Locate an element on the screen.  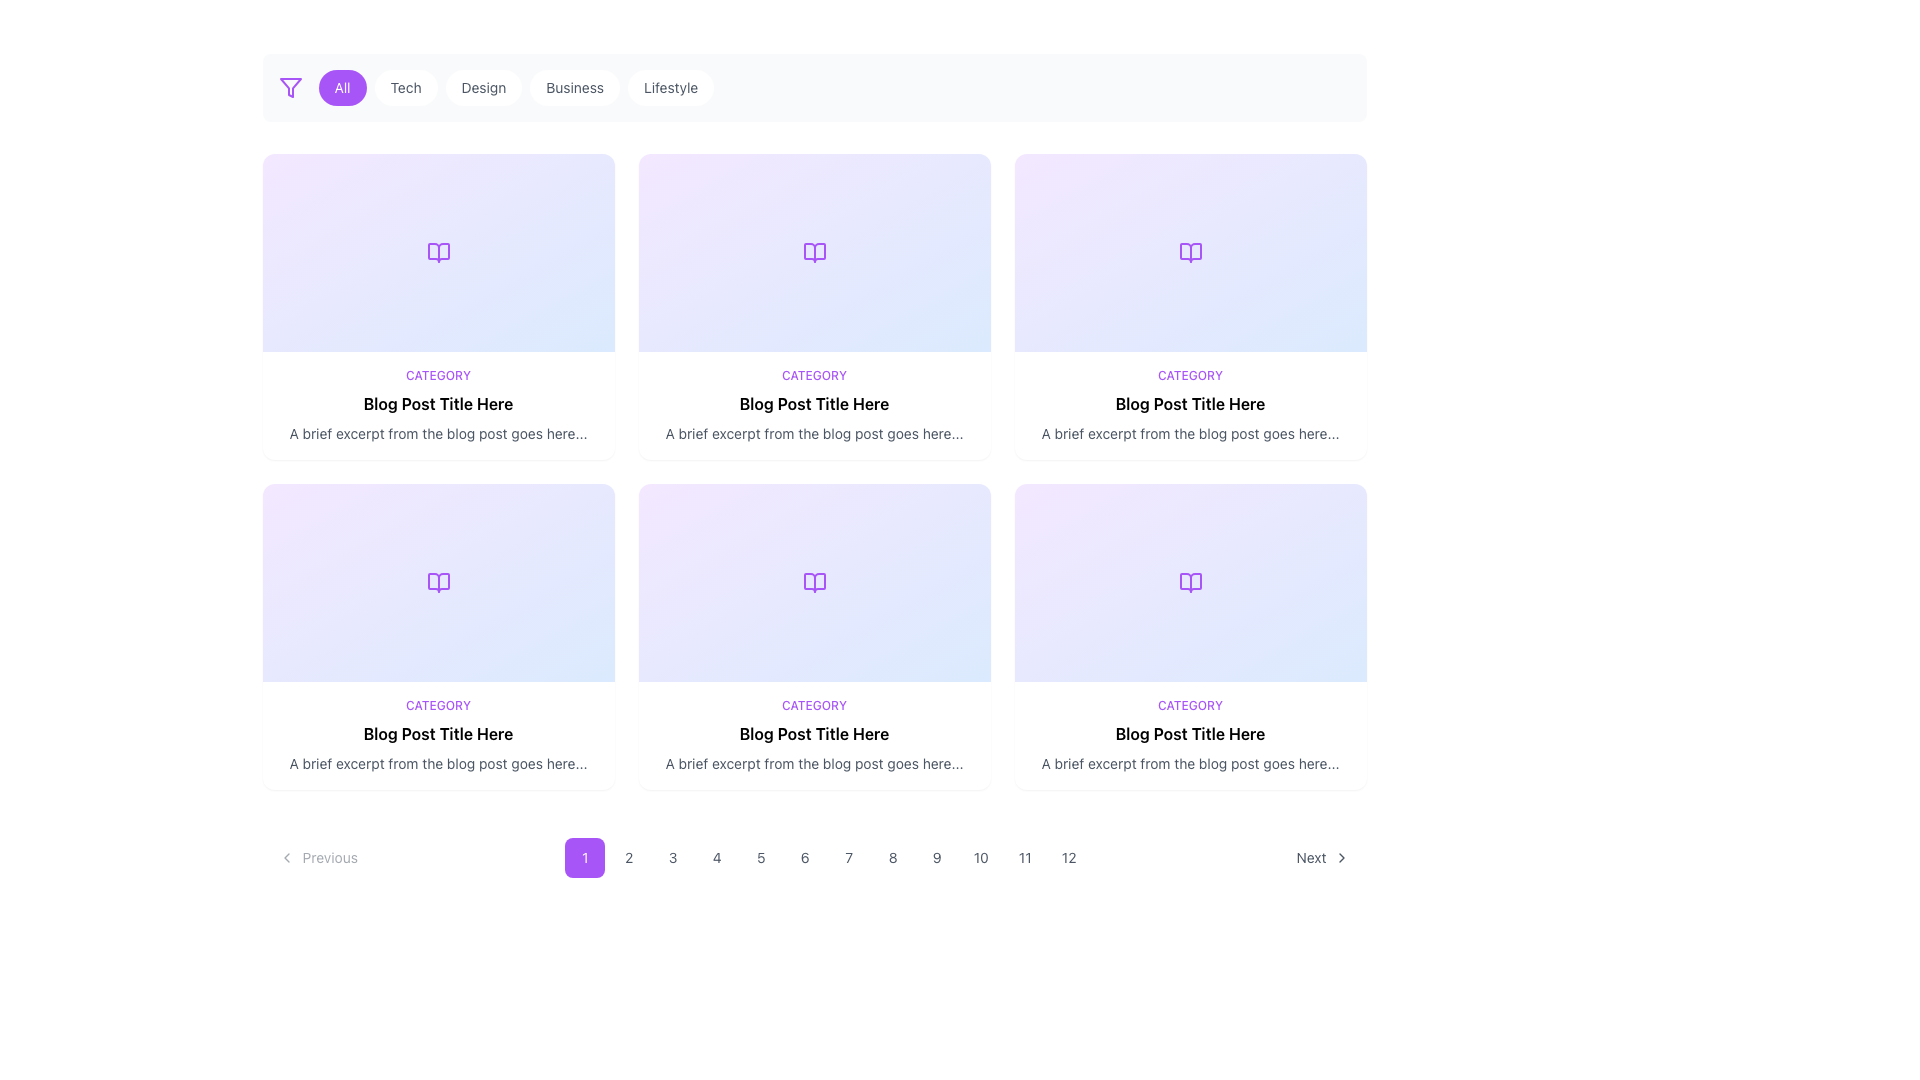
the text label that serves as the title for a blog post, located in the middle row, second column of the blog entries grid is located at coordinates (437, 404).